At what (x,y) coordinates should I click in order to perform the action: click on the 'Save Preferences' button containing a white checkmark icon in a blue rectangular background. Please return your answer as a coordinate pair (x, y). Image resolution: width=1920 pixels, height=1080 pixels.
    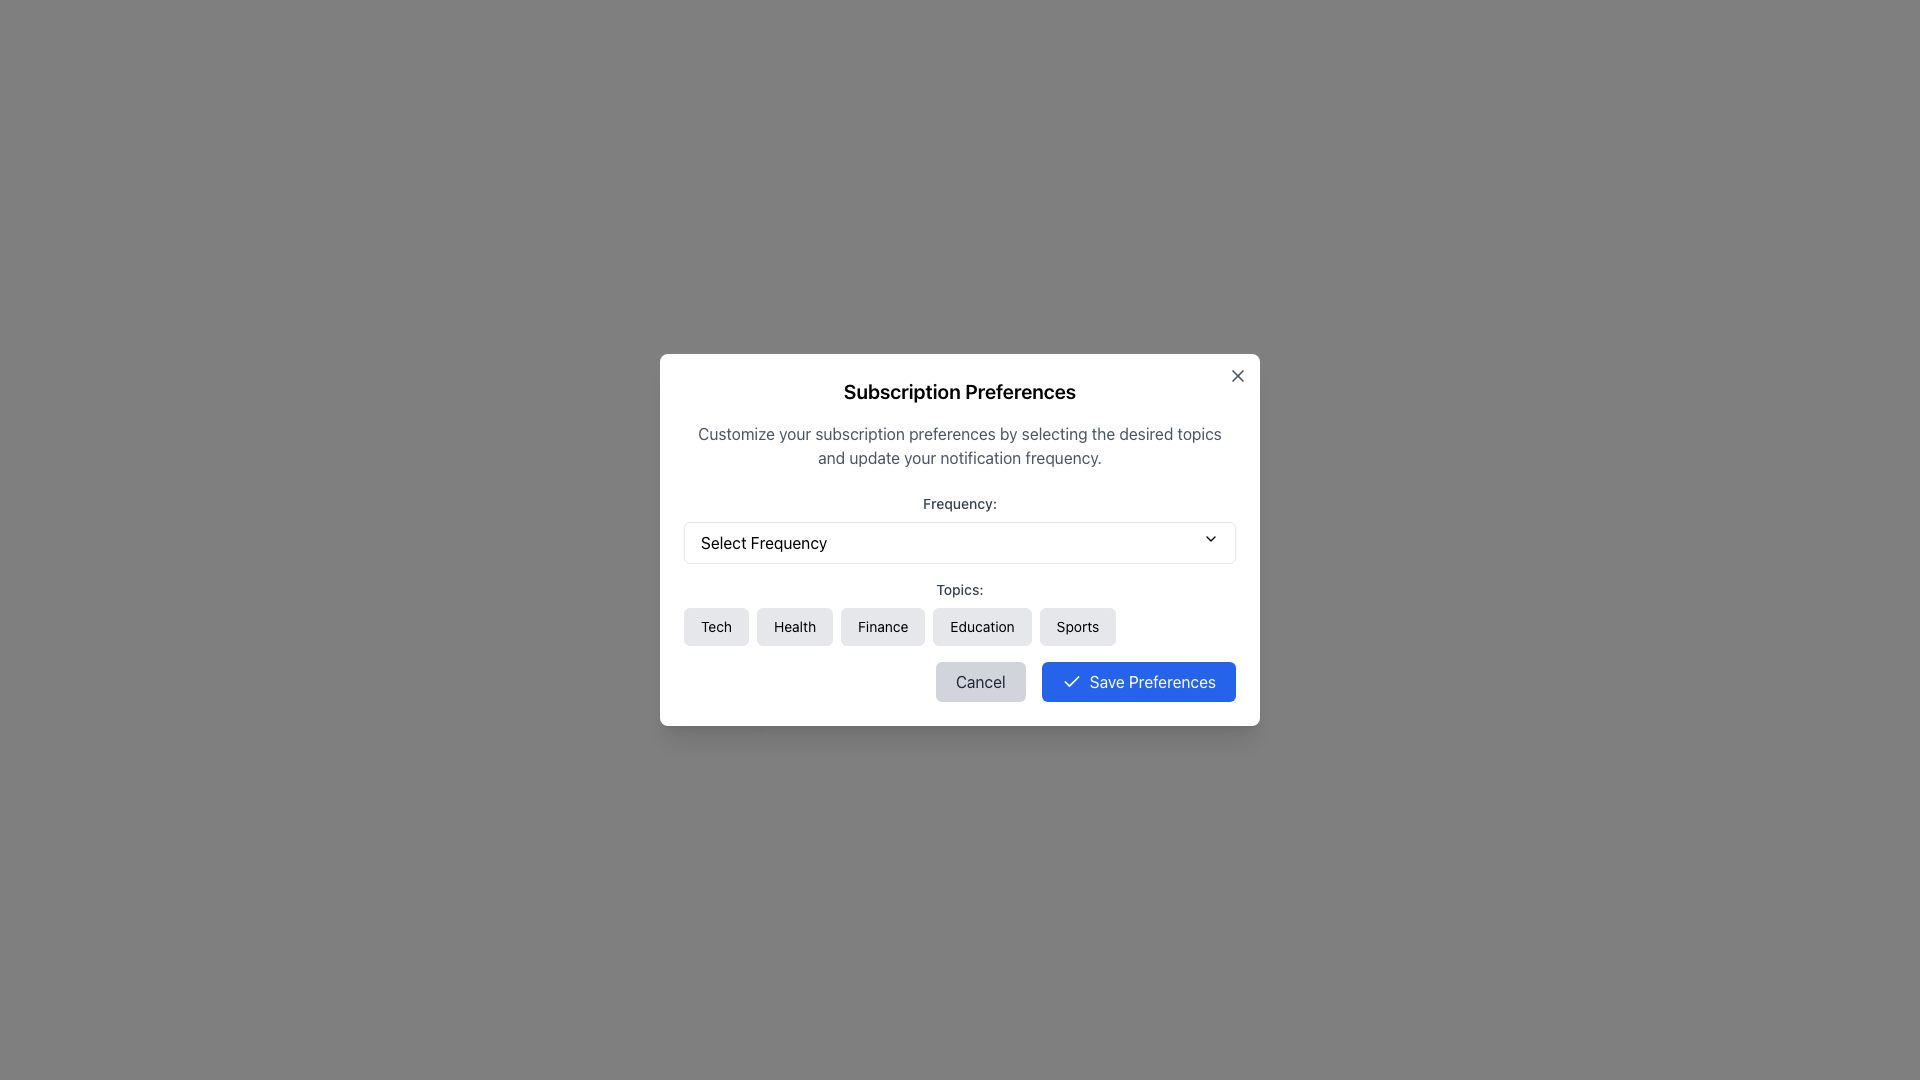
    Looking at the image, I should click on (1070, 680).